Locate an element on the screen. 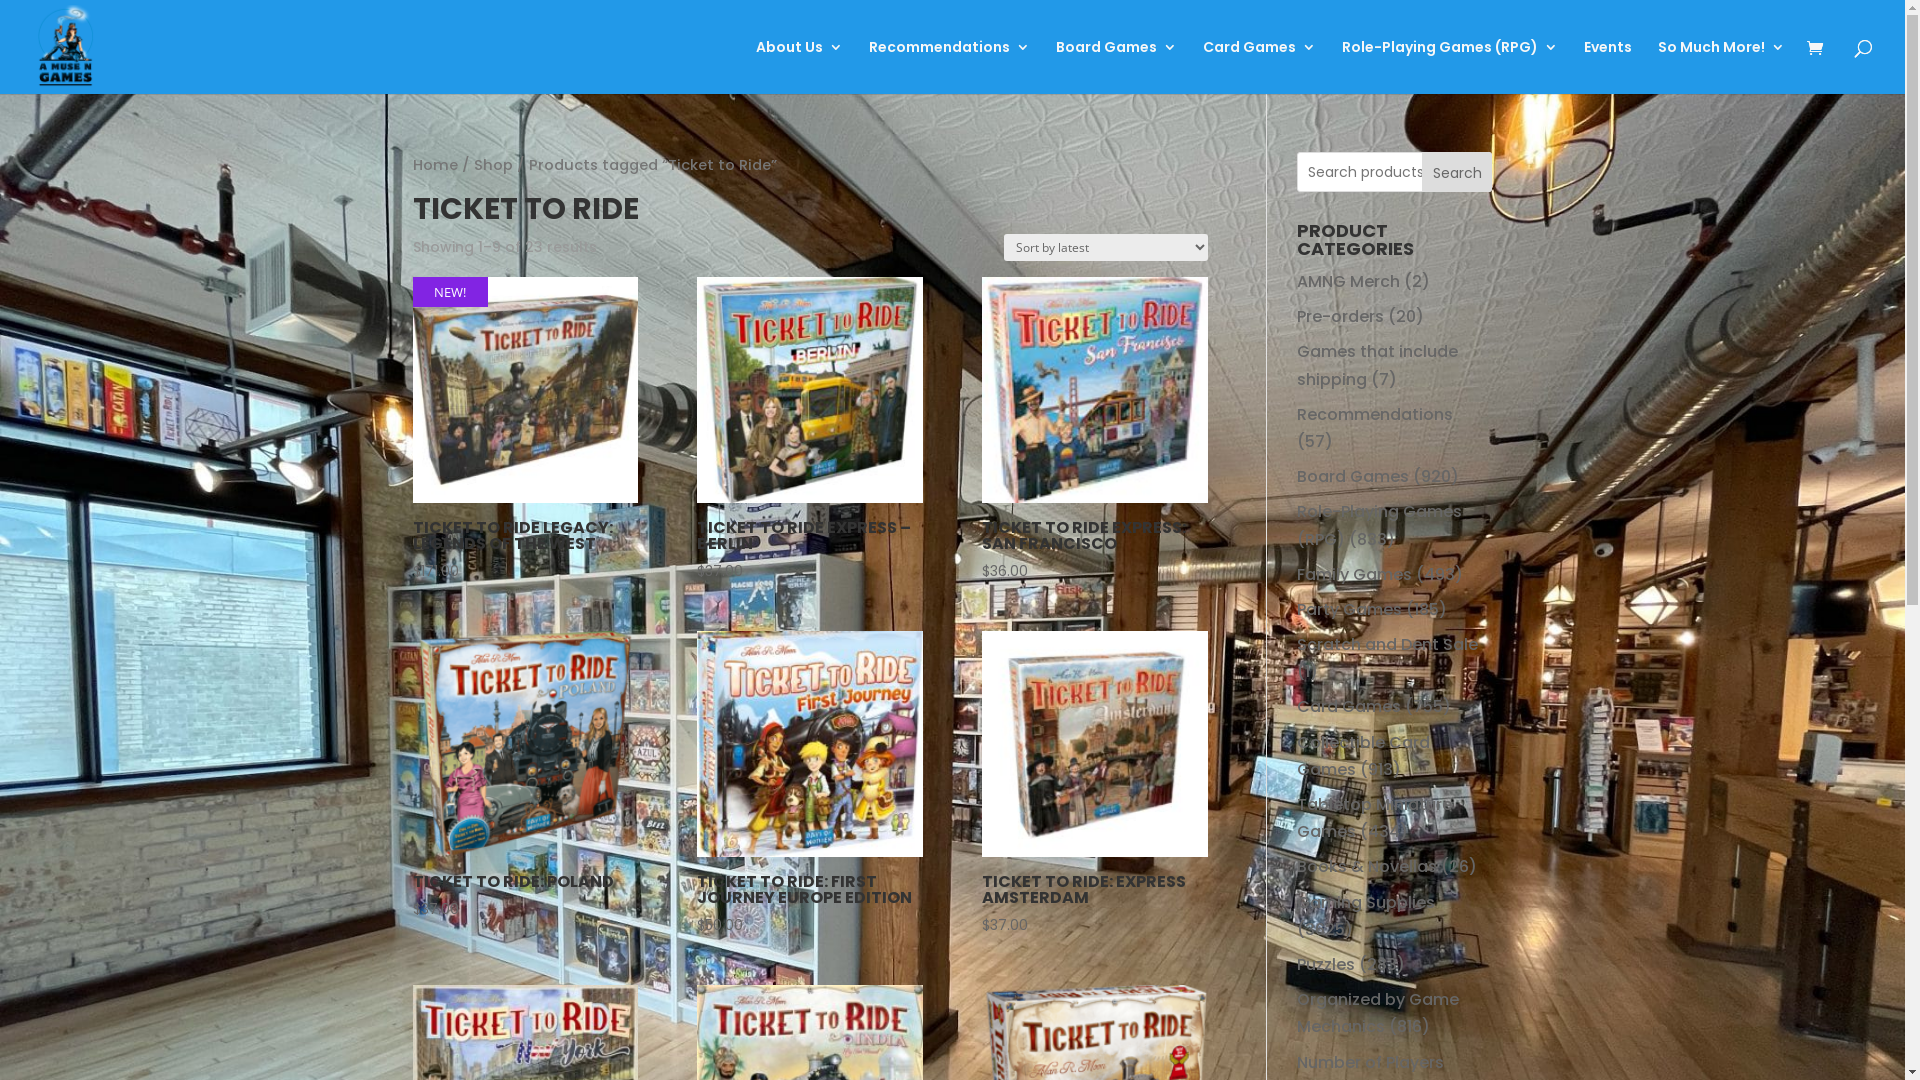 This screenshot has height=1080, width=1920. 'Search' is located at coordinates (1457, 171).